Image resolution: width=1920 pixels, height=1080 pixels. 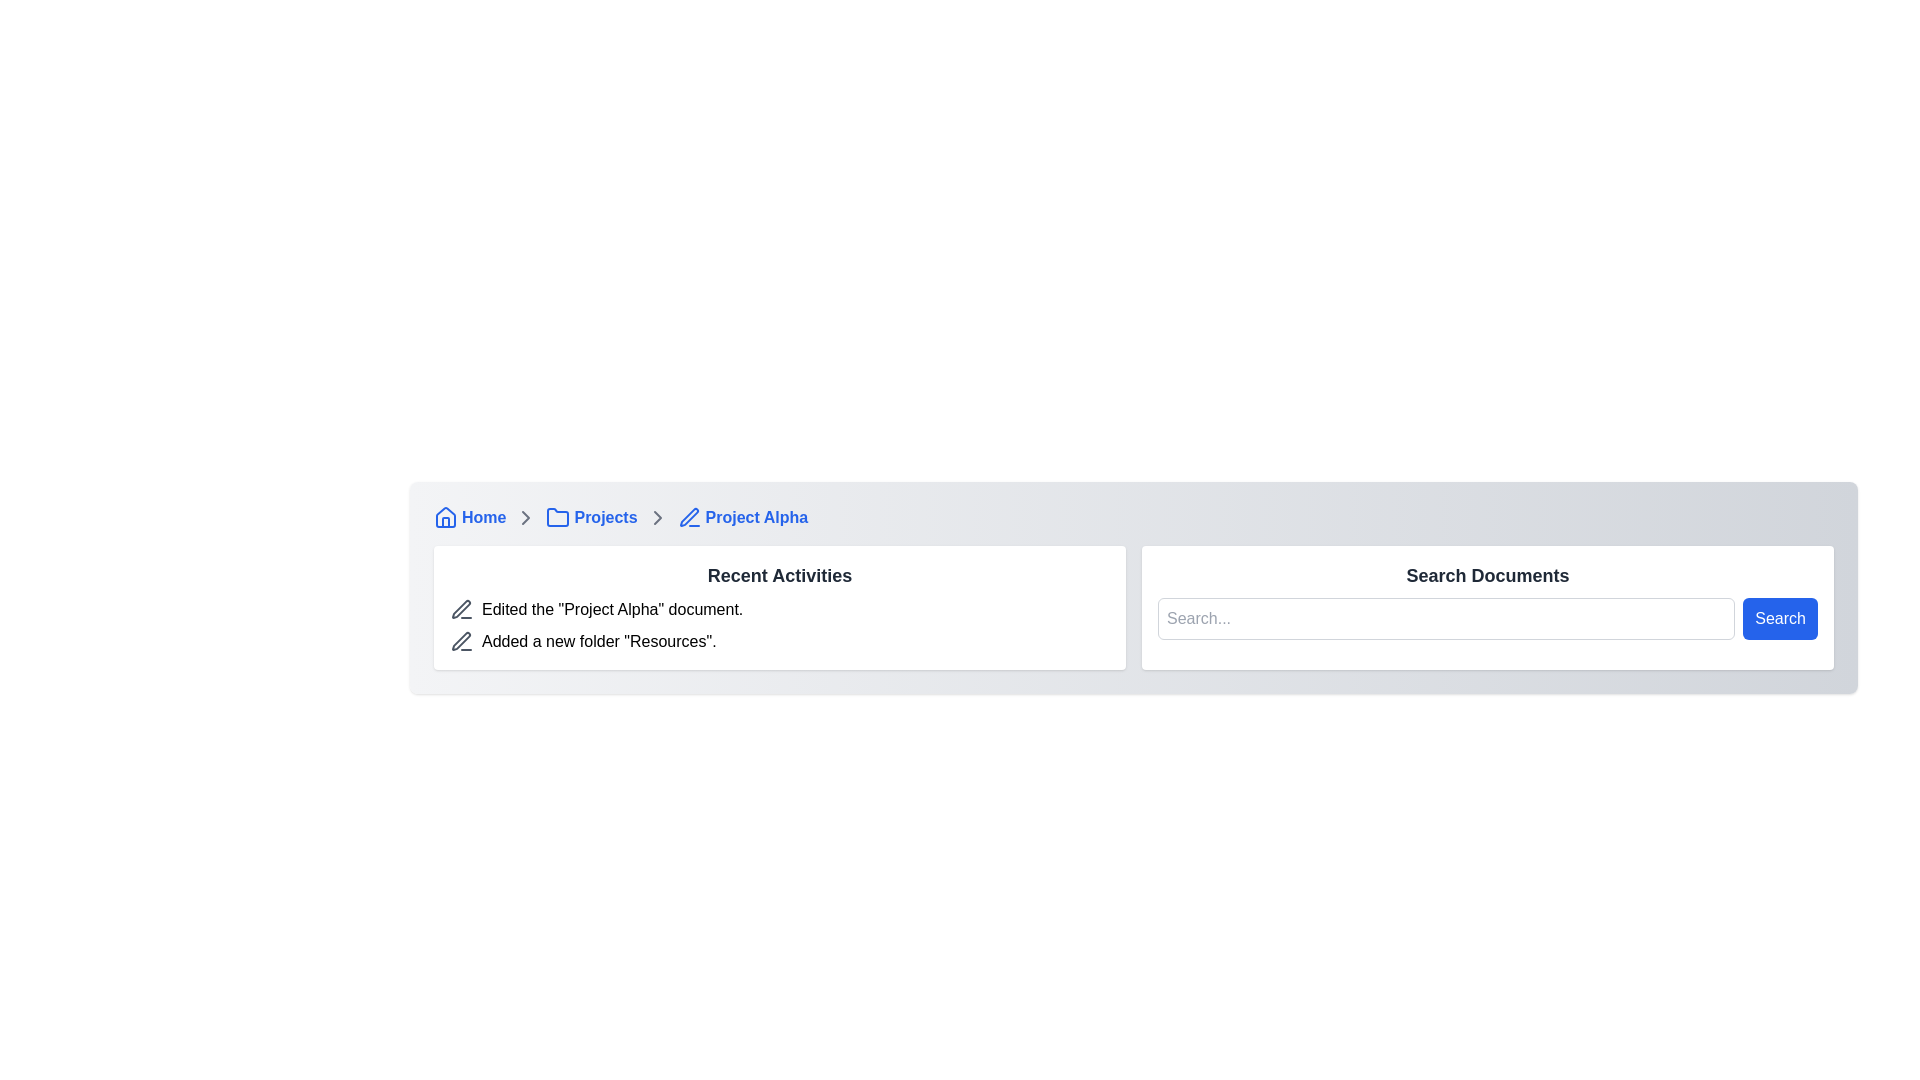 What do you see at coordinates (741, 516) in the screenshot?
I see `the third item` at bounding box center [741, 516].